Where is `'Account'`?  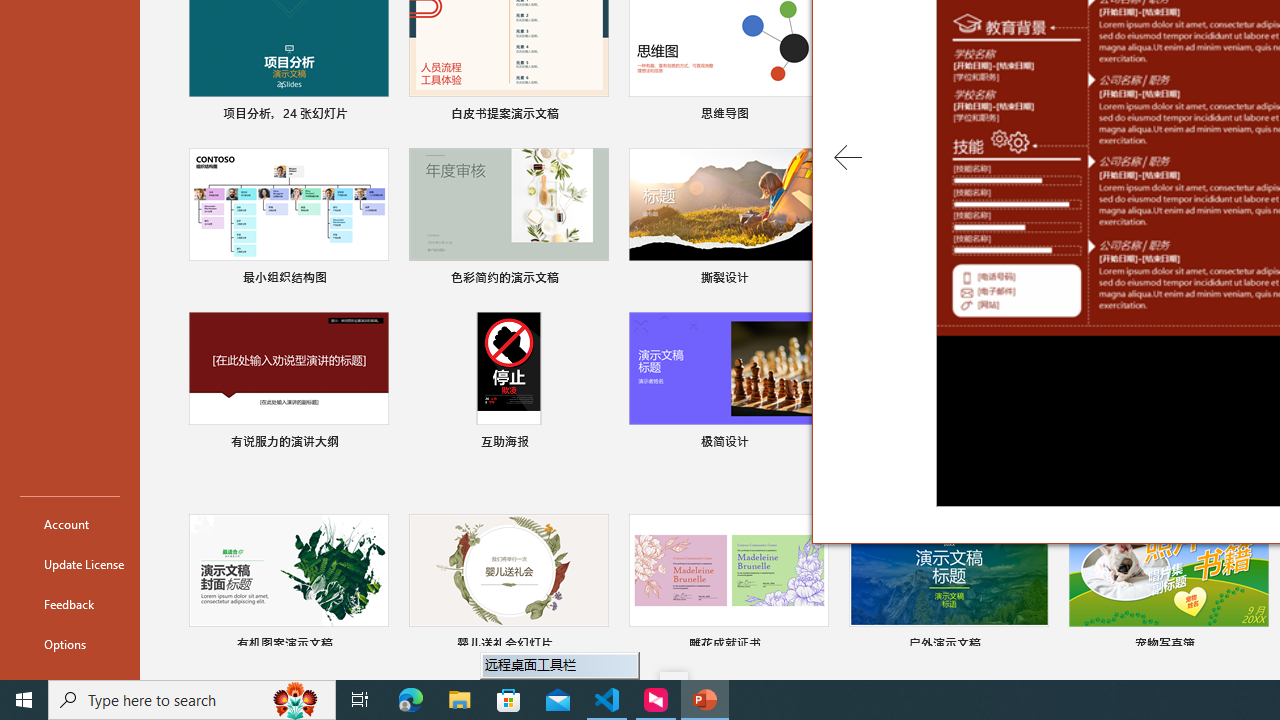 'Account' is located at coordinates (69, 523).